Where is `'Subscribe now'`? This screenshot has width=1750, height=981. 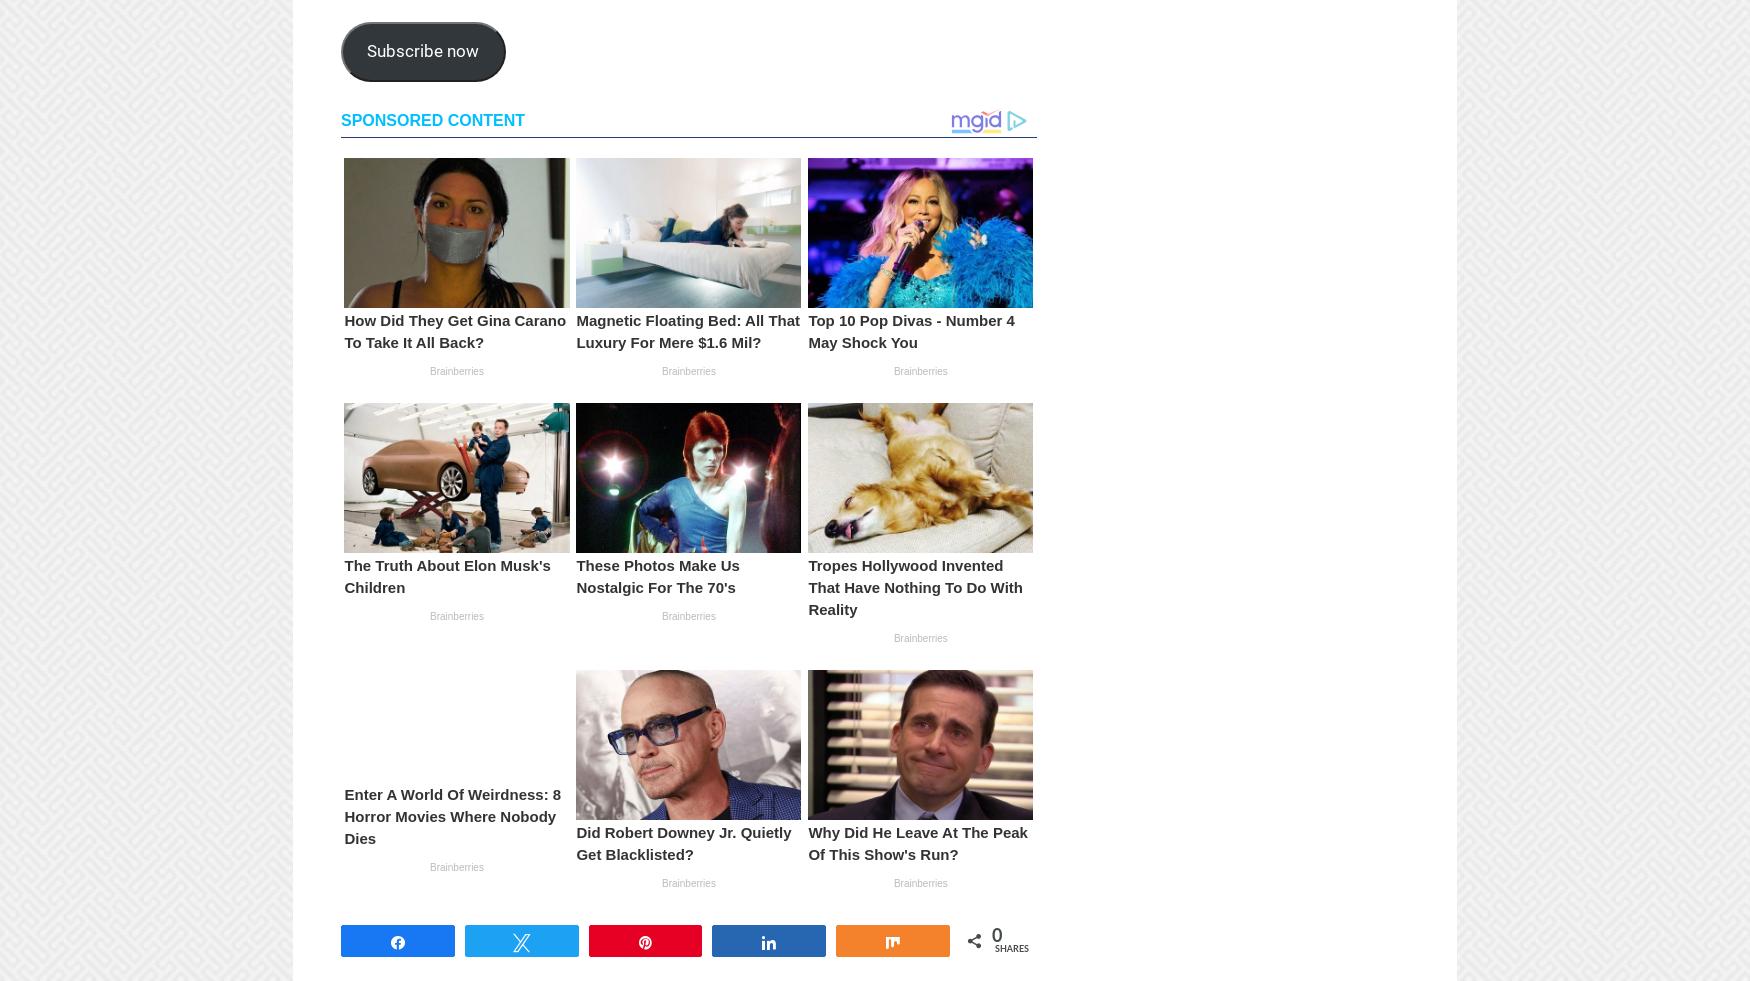 'Subscribe now' is located at coordinates (421, 49).